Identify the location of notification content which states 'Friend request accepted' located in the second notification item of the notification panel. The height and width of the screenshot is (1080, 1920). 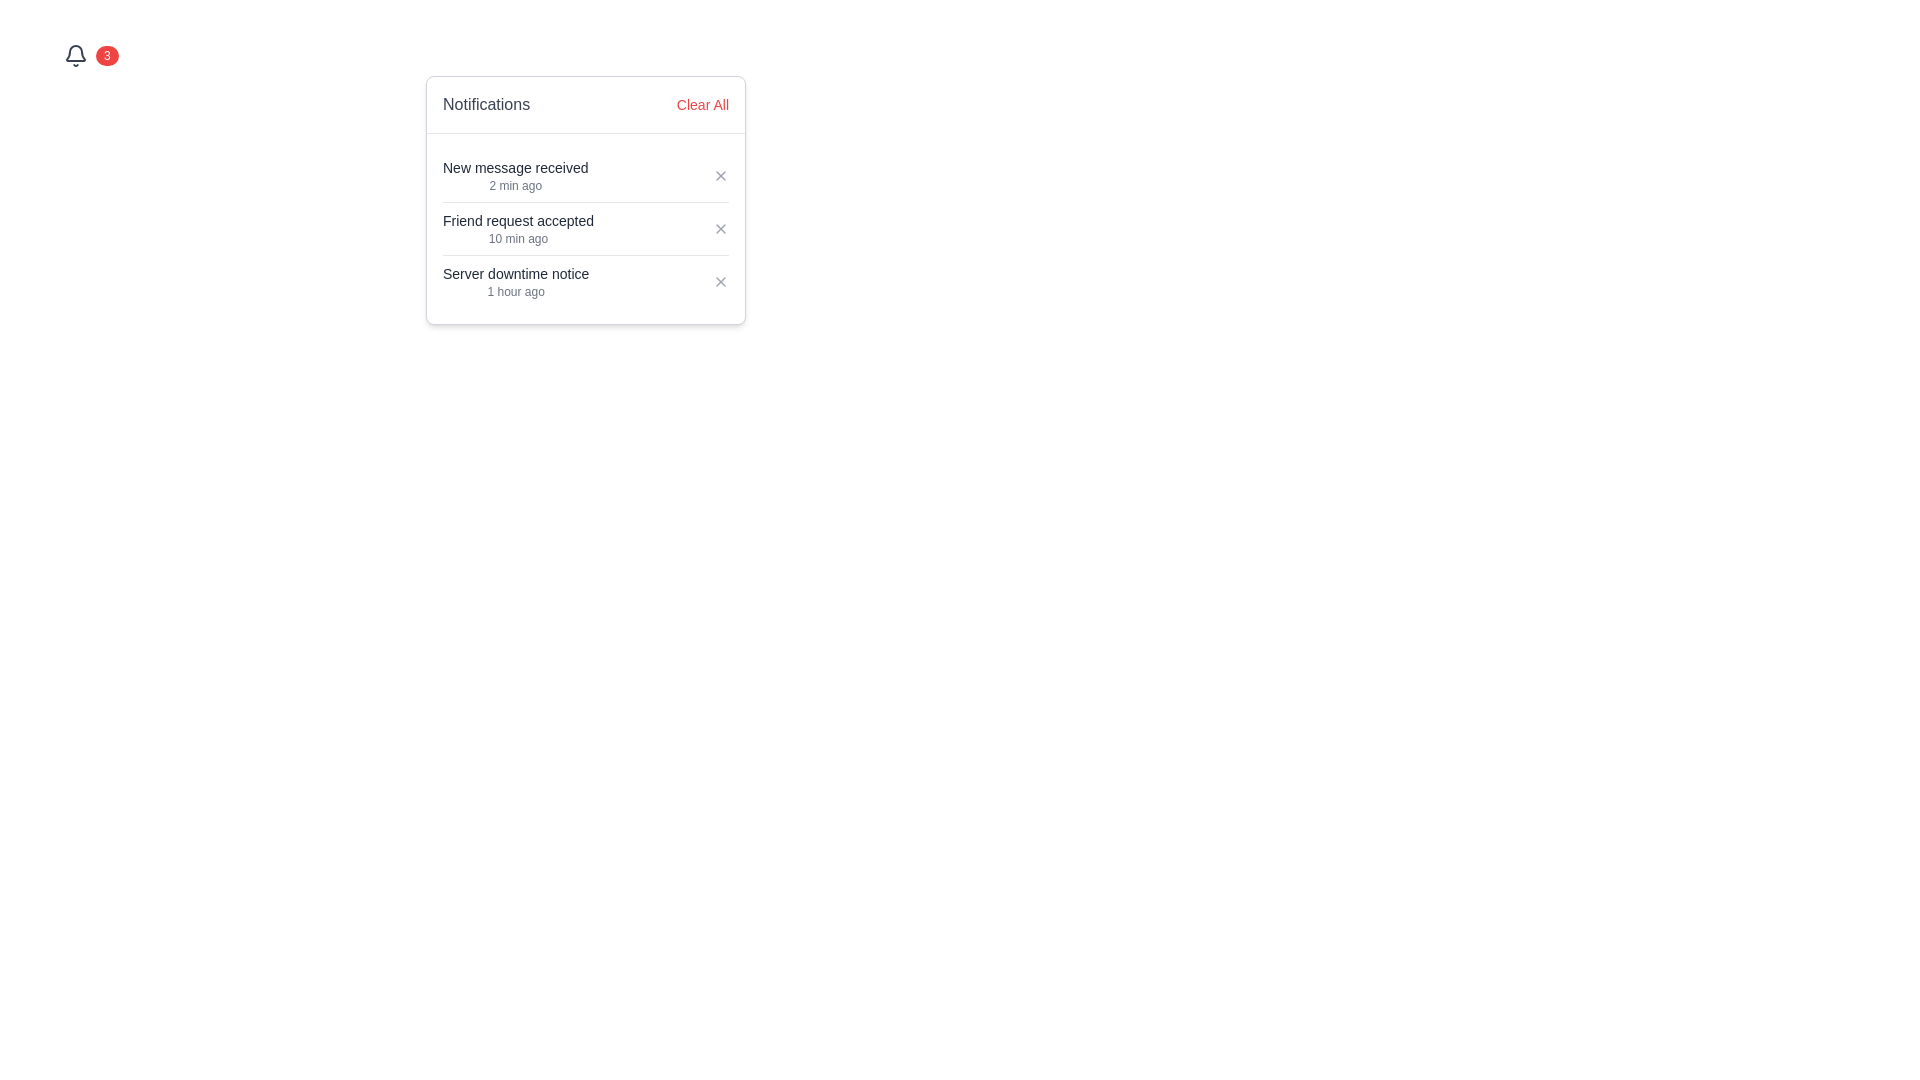
(584, 227).